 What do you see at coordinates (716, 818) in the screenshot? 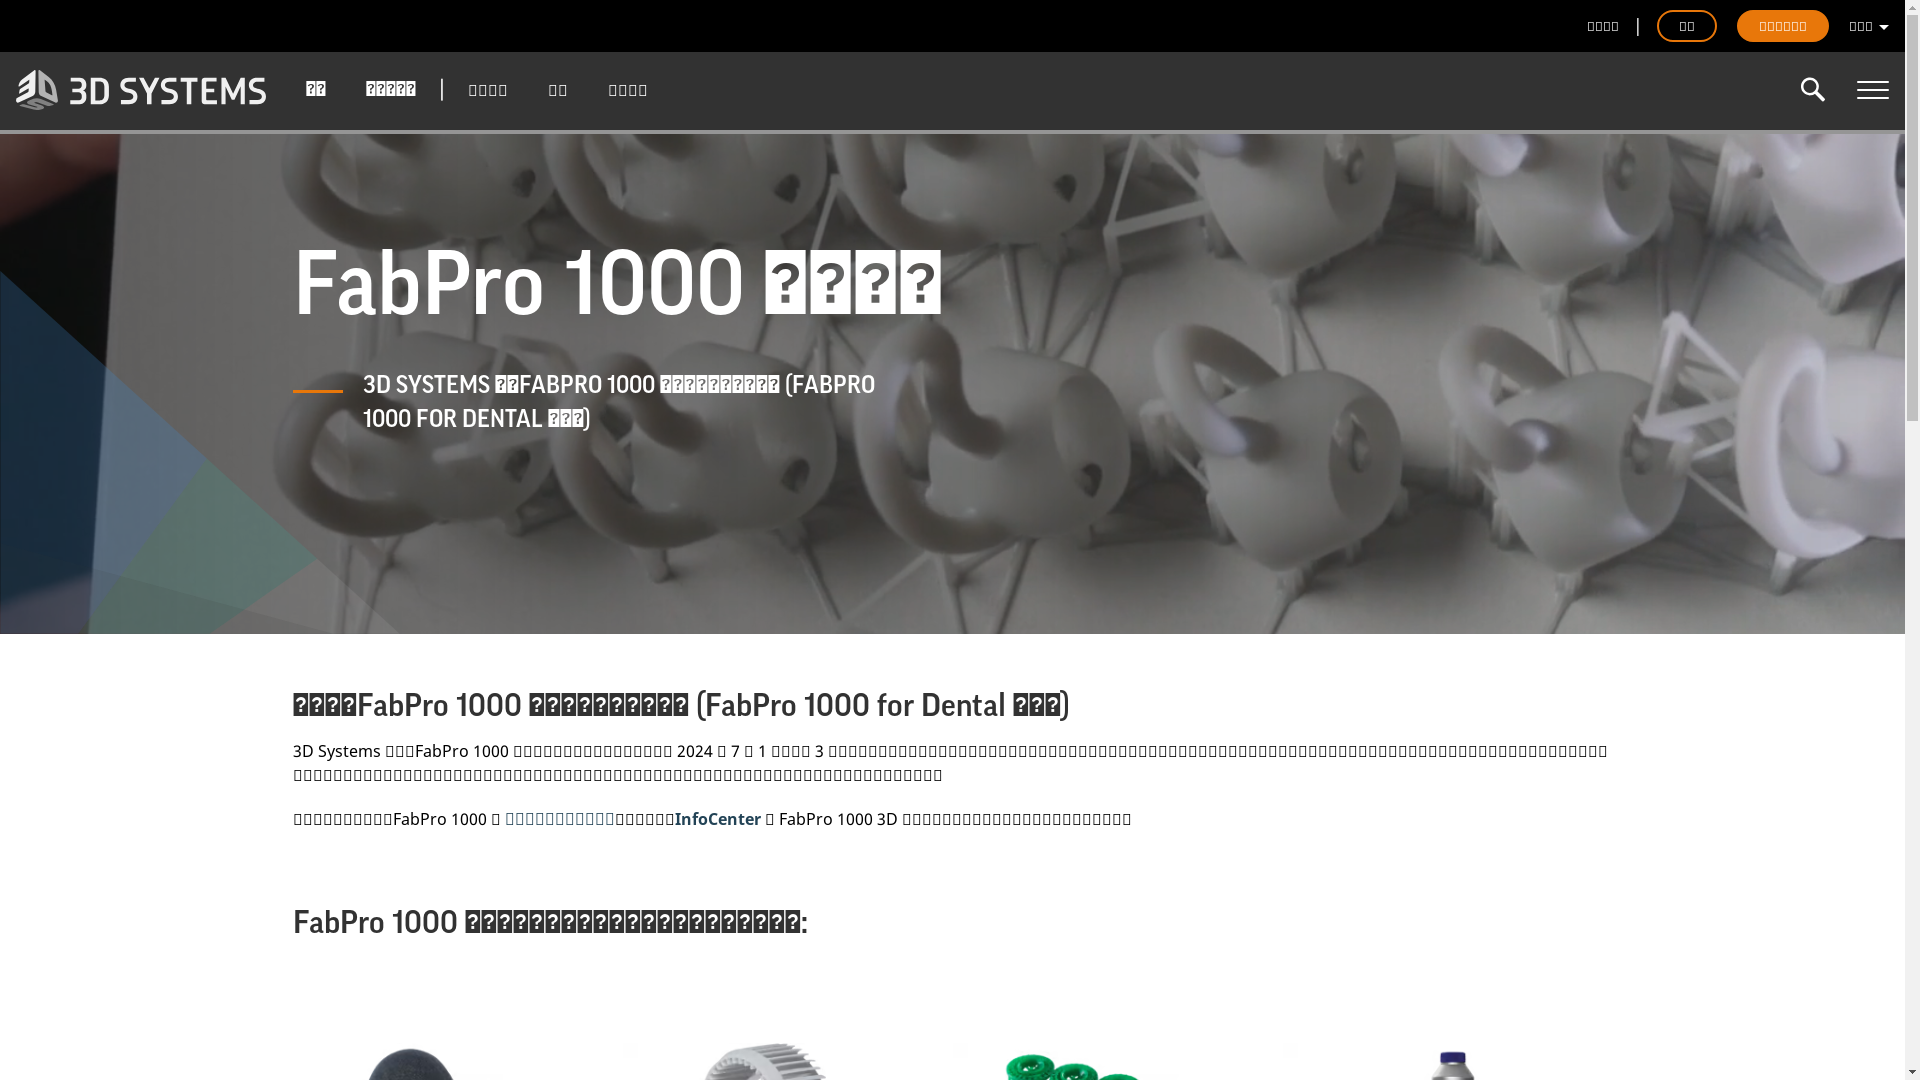
I see `'InfoCenter'` at bounding box center [716, 818].